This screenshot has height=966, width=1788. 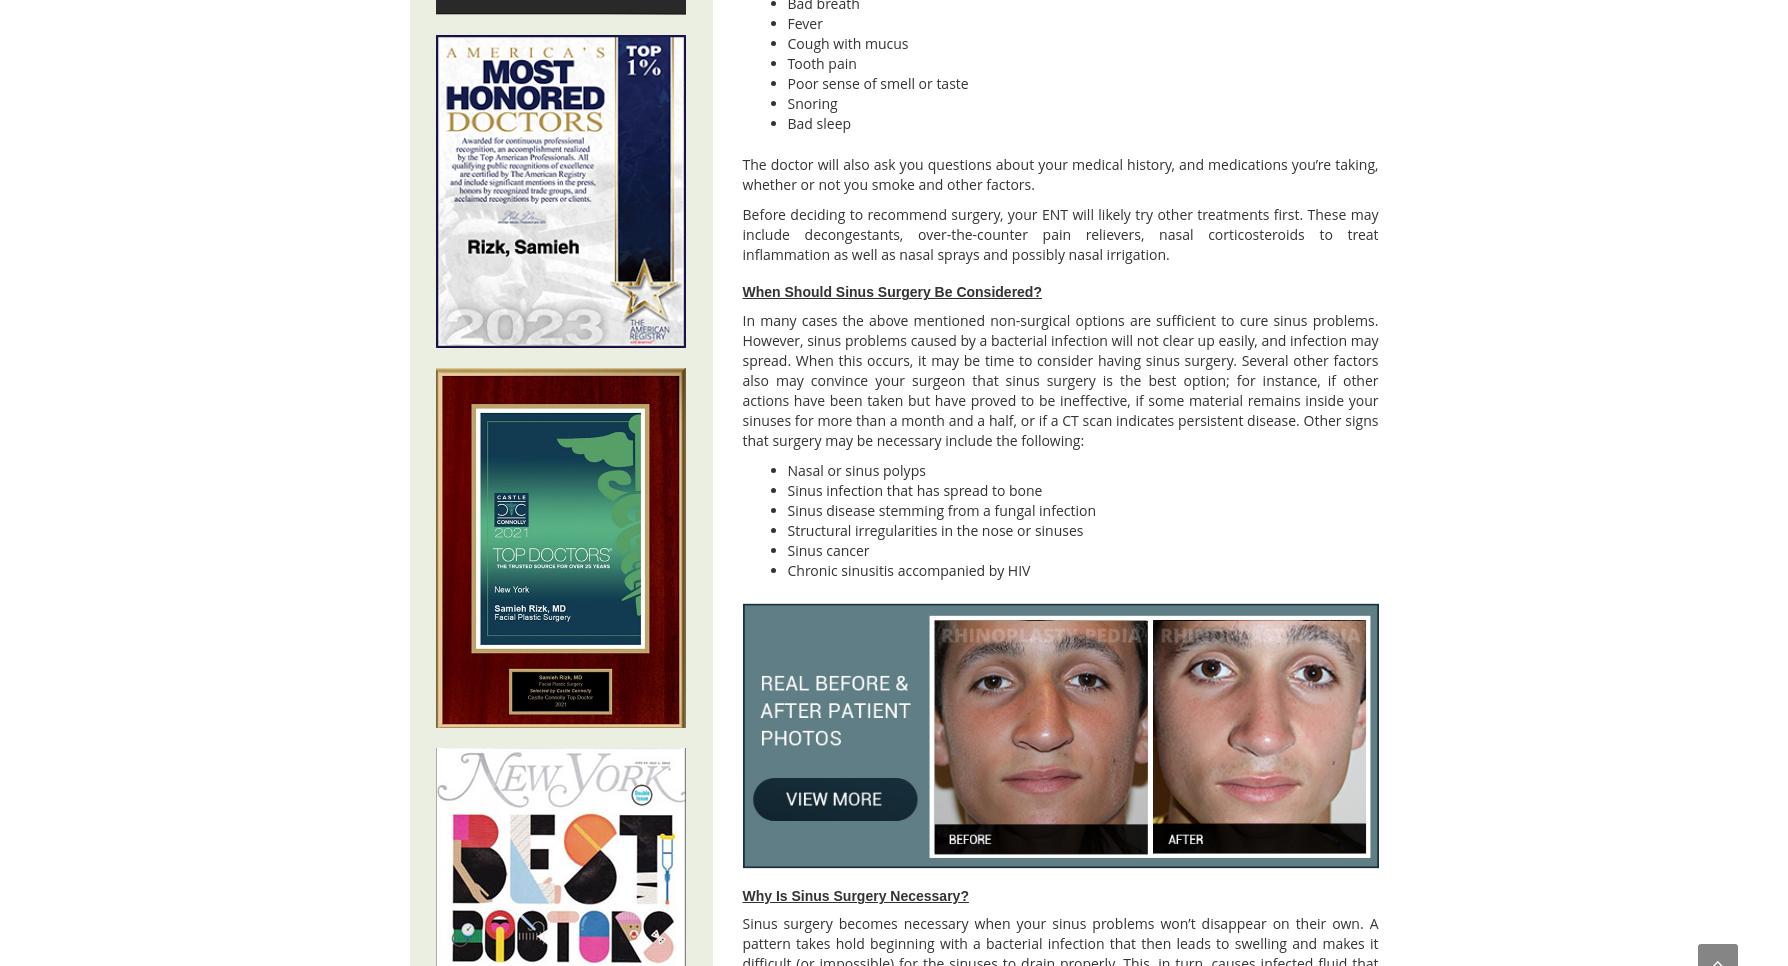 I want to click on 'The doctor will also ask you questions about your medical history, and medications you’re taking, whether or not you smoke and other factors.', so click(x=1059, y=174).